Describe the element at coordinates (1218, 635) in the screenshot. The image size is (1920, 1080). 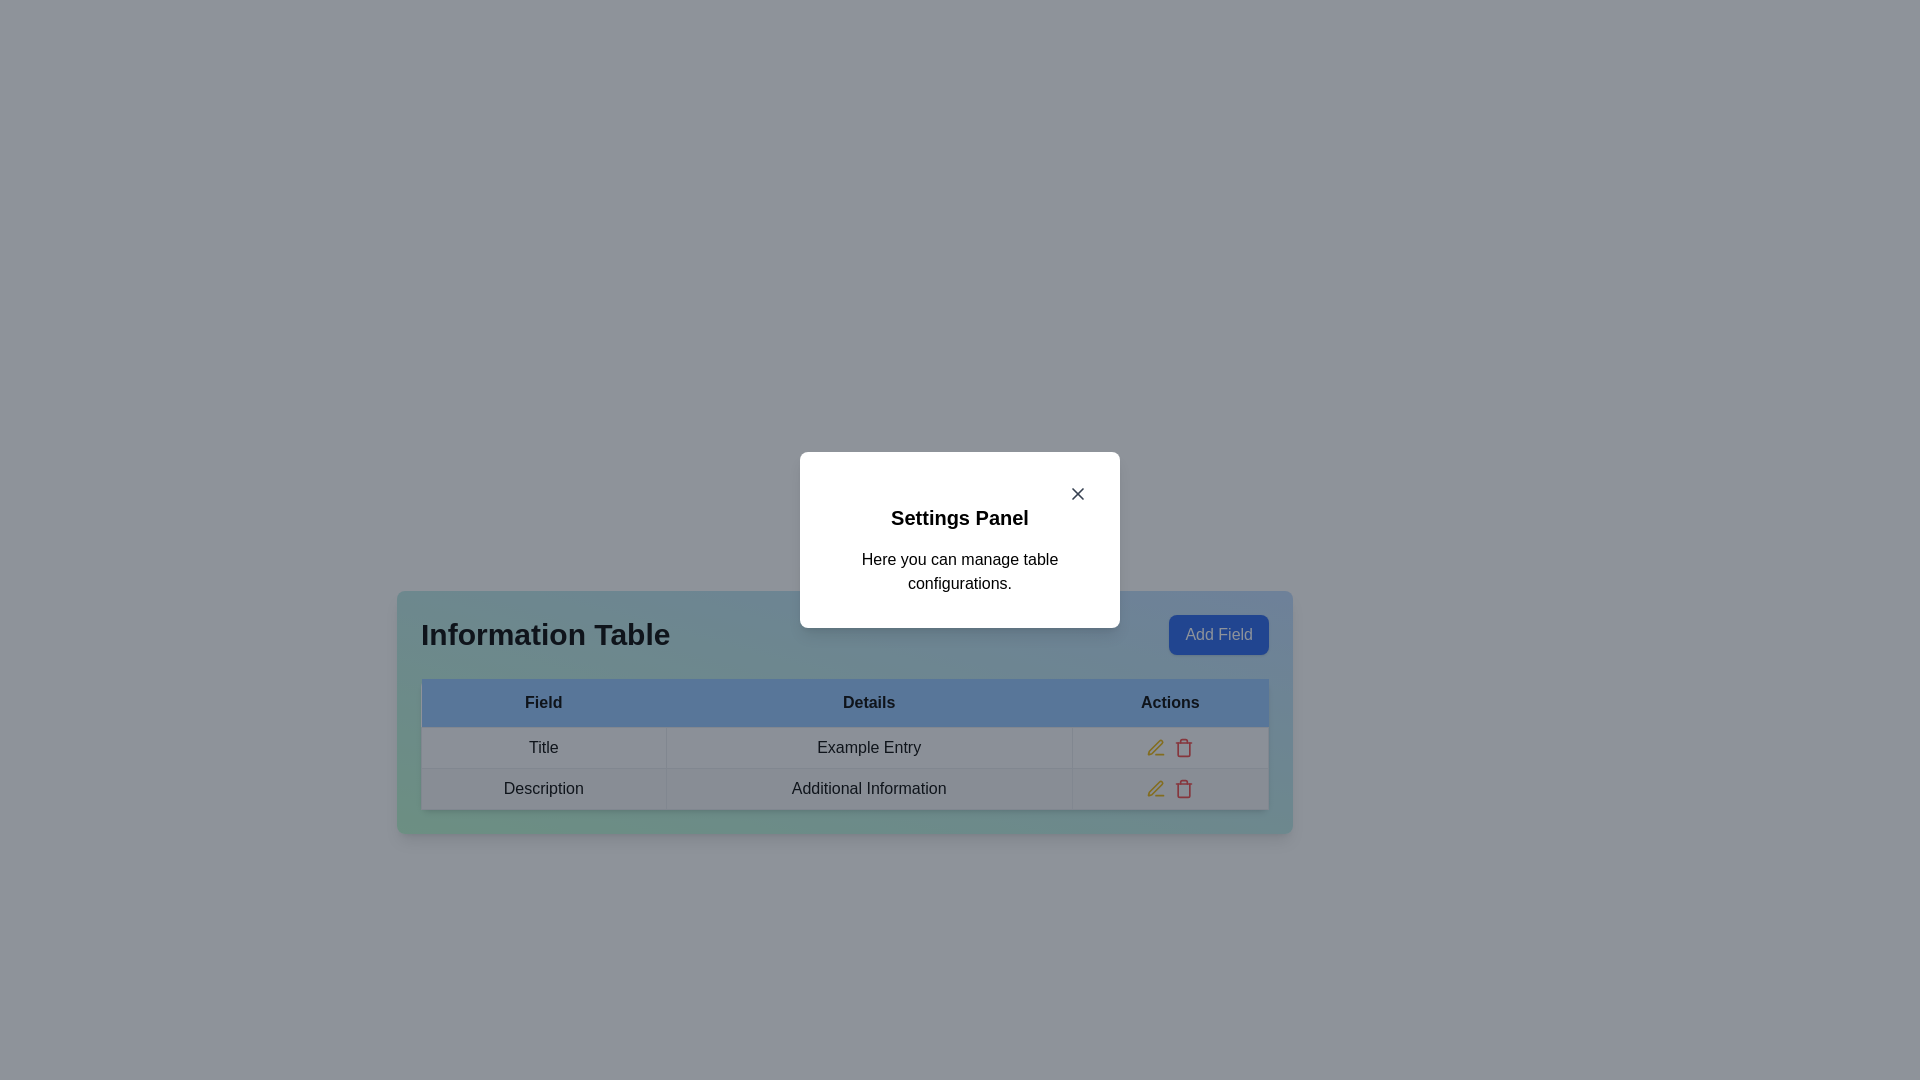
I see `the 'Add Field' button, which has a blue background and white text` at that location.